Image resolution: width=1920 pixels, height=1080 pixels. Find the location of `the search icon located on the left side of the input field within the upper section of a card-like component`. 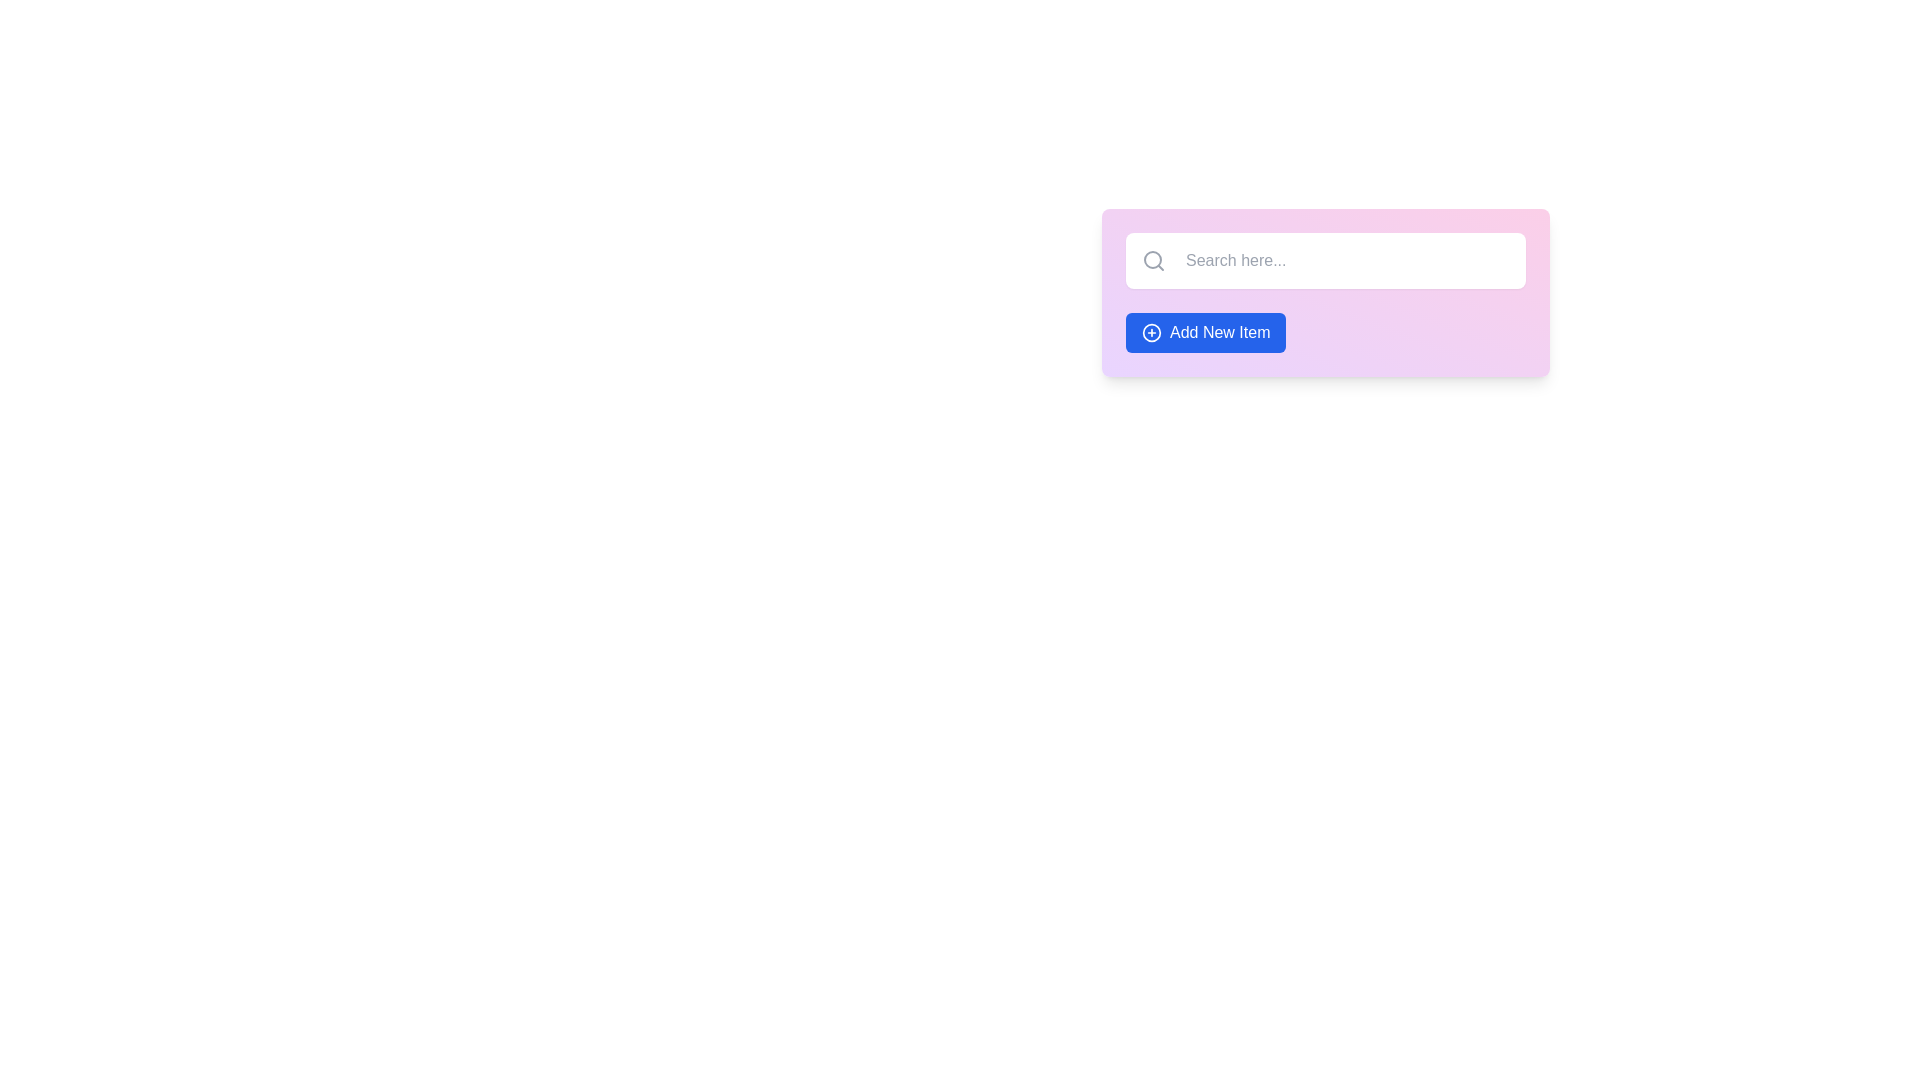

the search icon located on the left side of the input field within the upper section of a card-like component is located at coordinates (1153, 260).